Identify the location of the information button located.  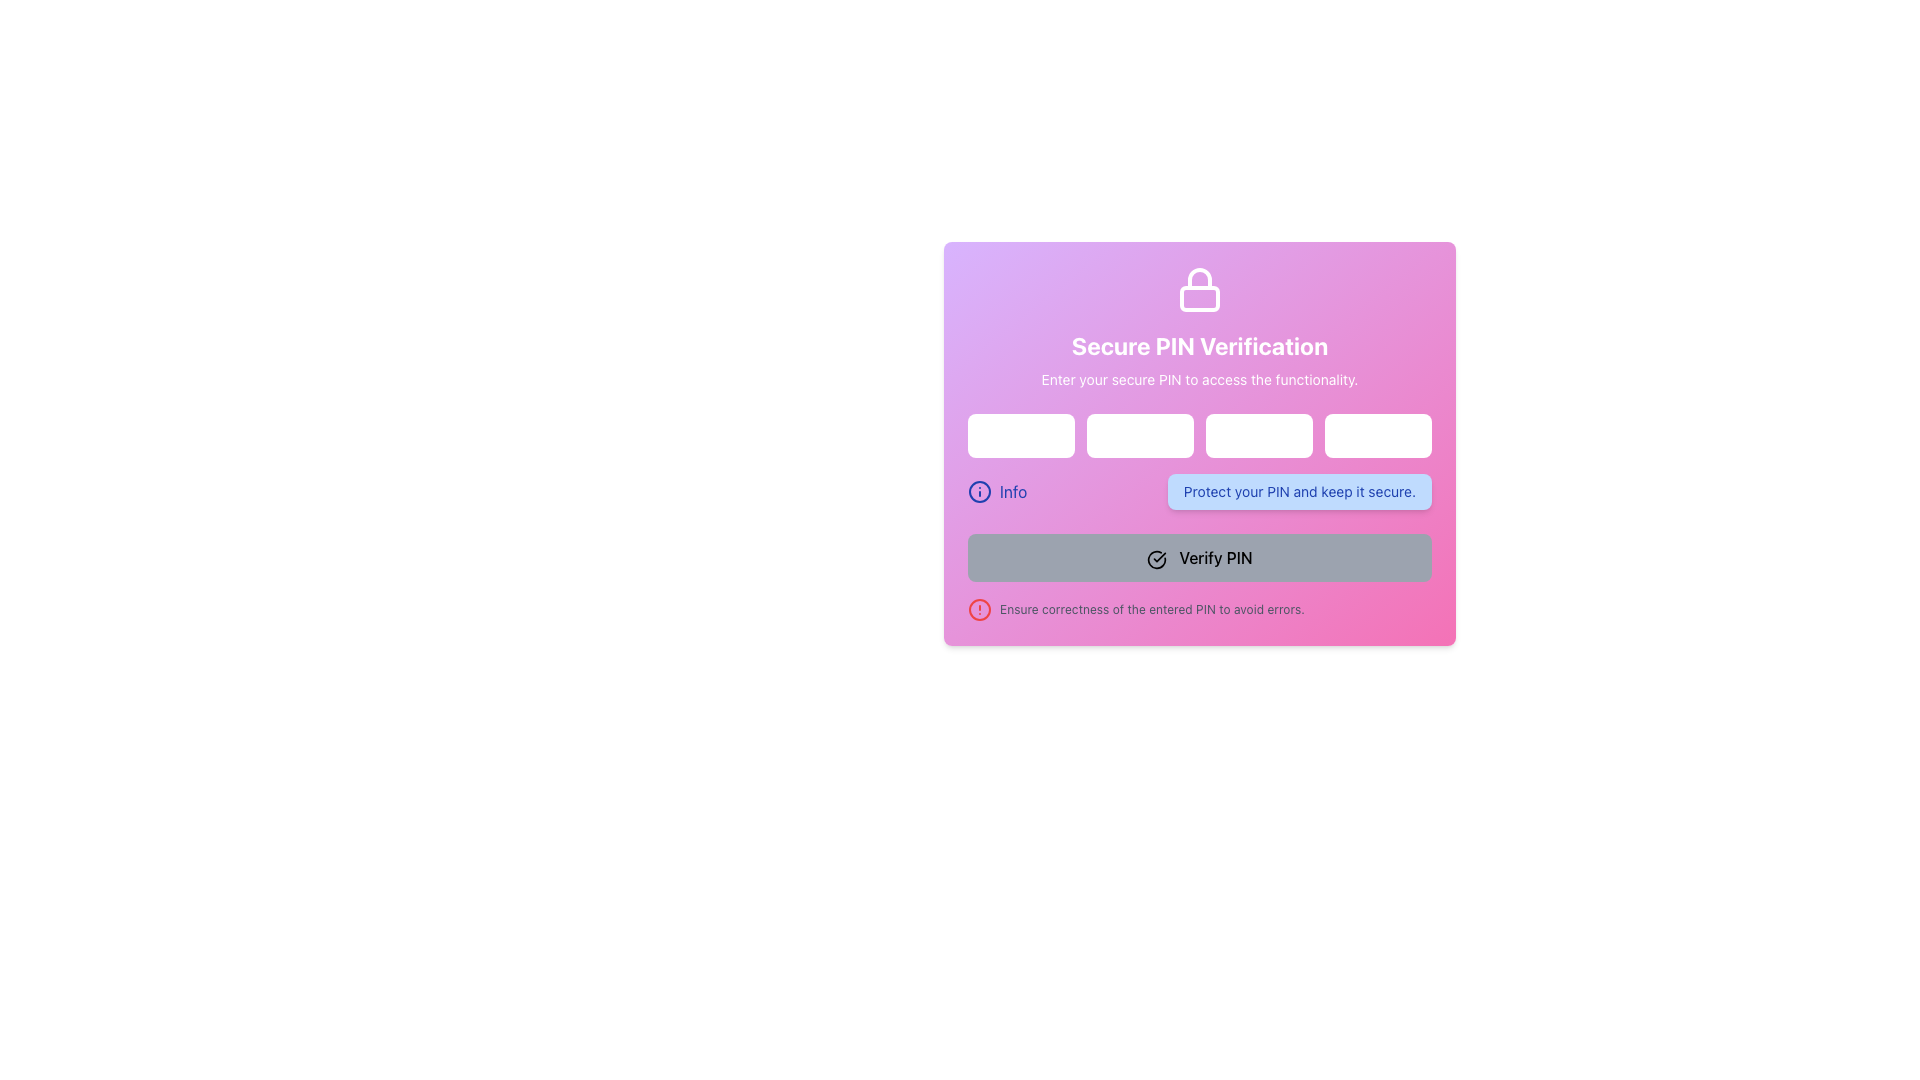
(997, 492).